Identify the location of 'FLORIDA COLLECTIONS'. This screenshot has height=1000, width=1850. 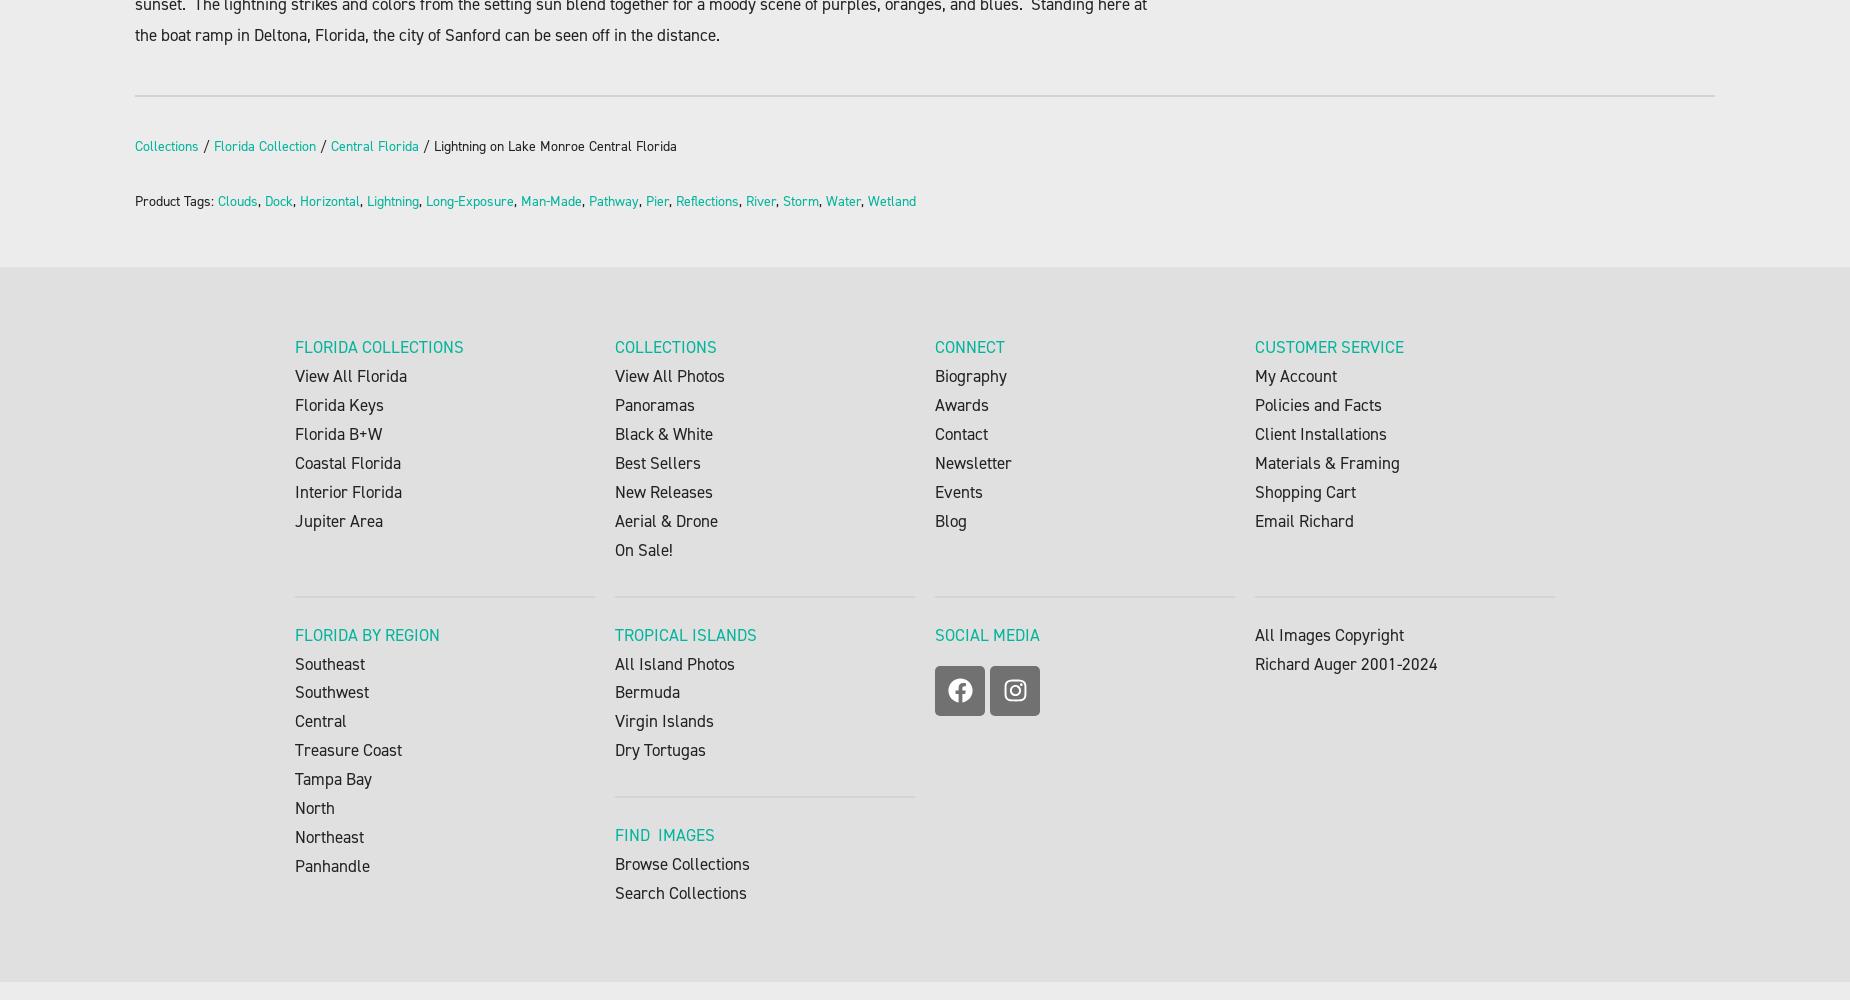
(378, 346).